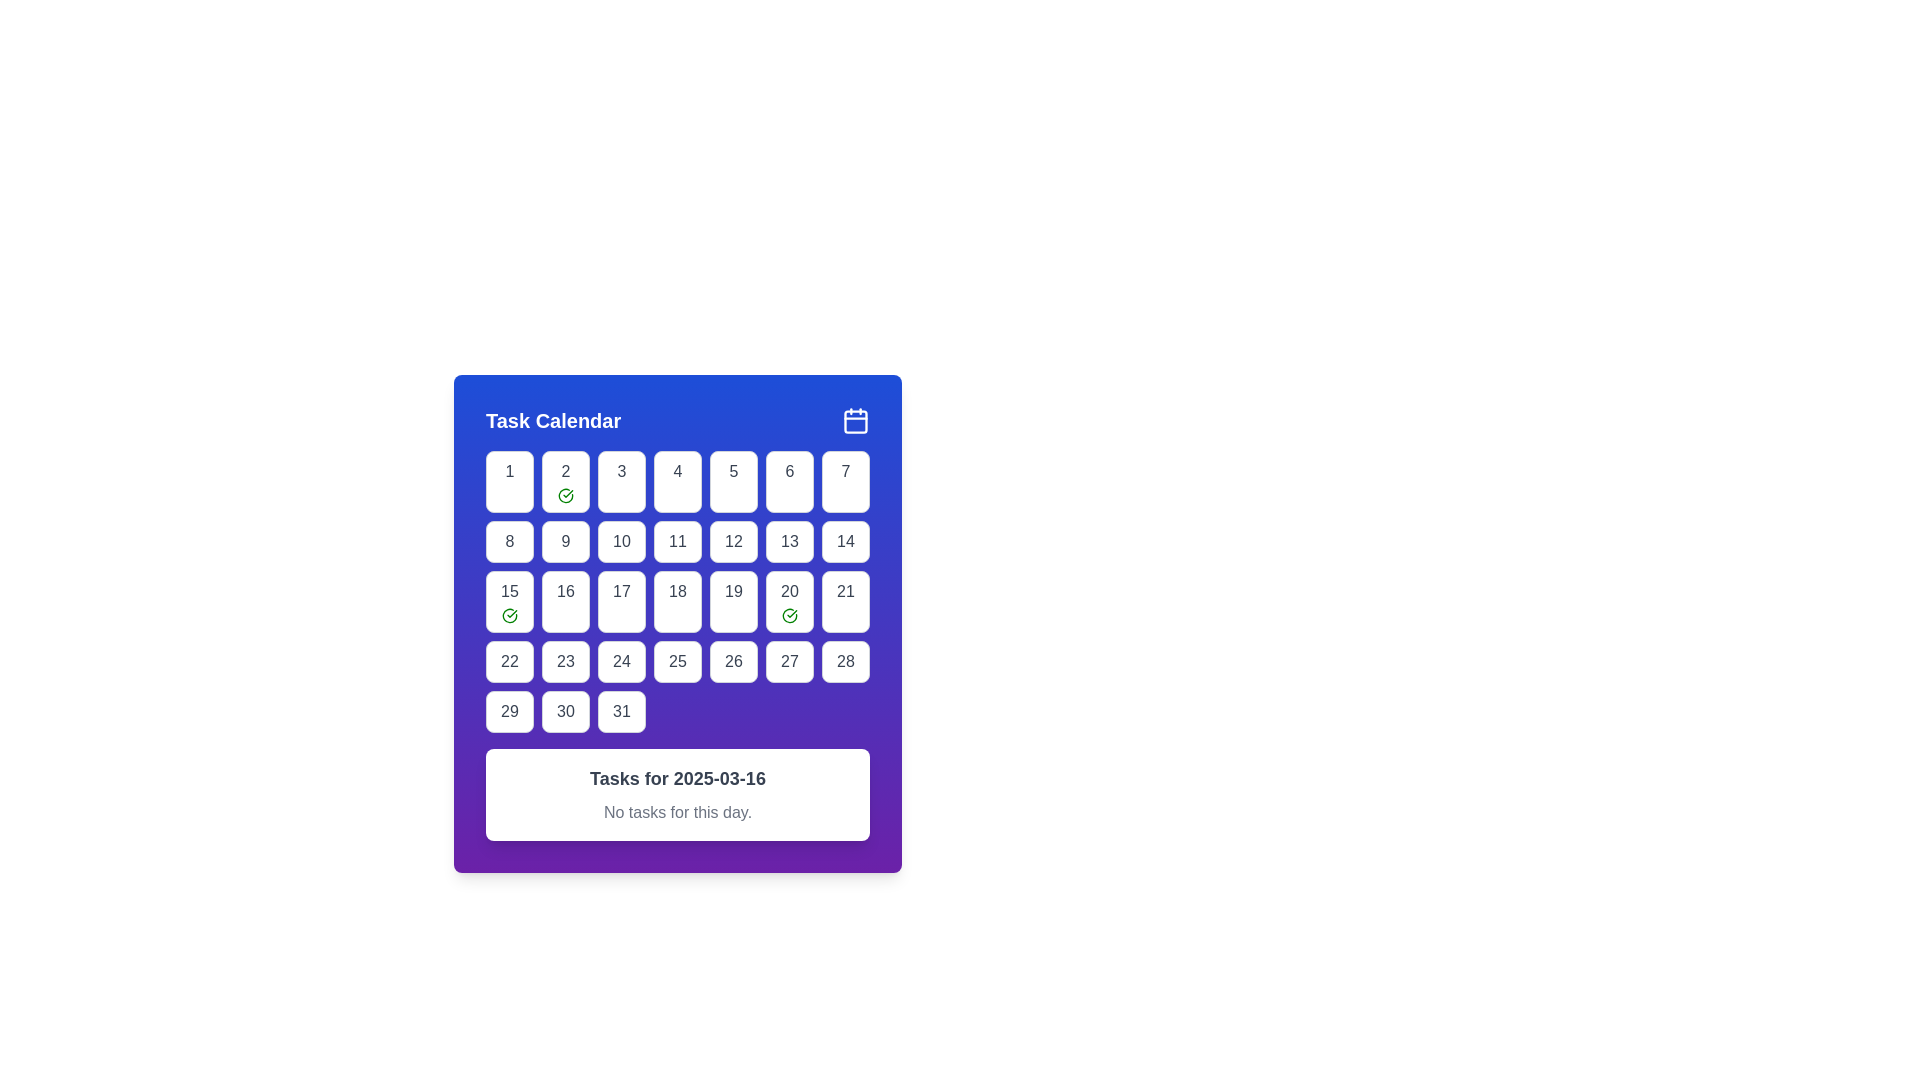  What do you see at coordinates (509, 711) in the screenshot?
I see `the button-like calendar day item representing the date '29'` at bounding box center [509, 711].